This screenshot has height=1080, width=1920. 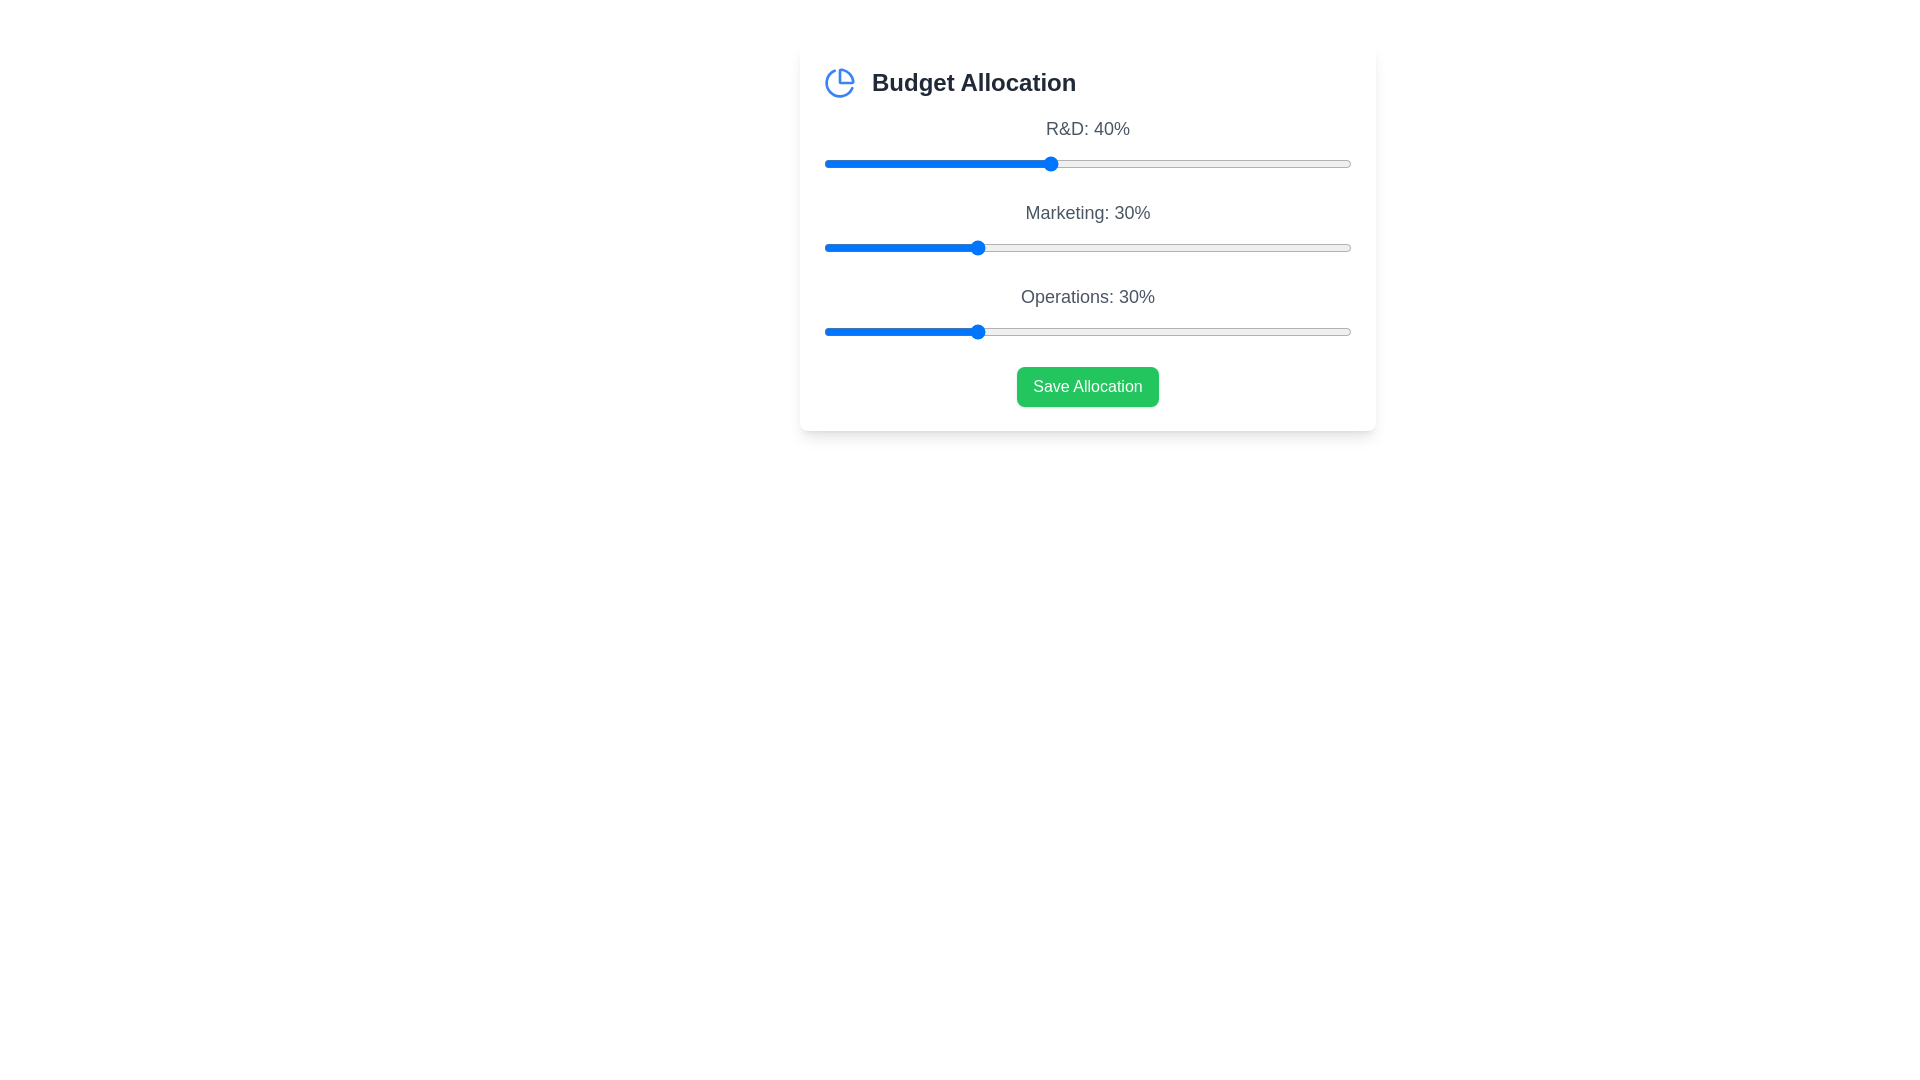 I want to click on the 'Marketing' slider to allocate 27% budget, so click(x=951, y=246).